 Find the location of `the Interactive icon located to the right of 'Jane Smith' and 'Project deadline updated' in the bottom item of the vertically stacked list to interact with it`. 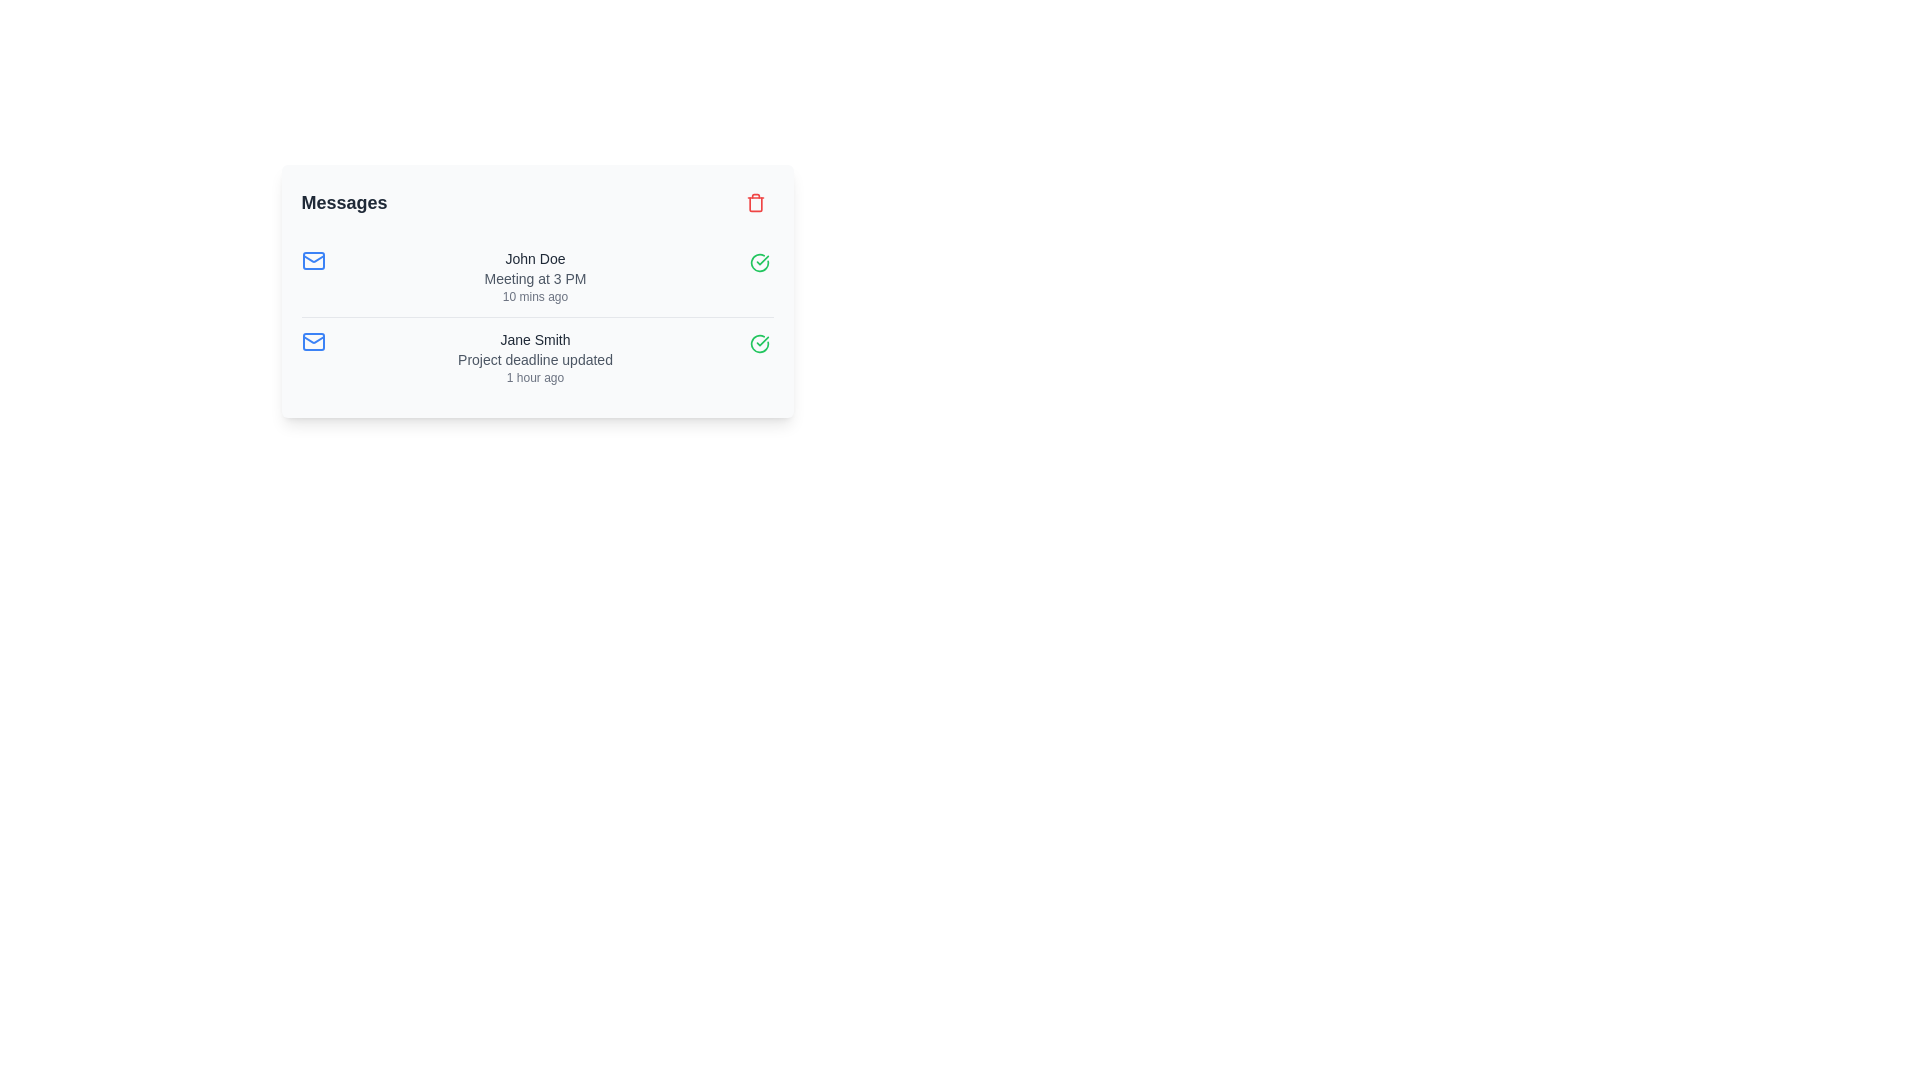

the Interactive icon located to the right of 'Jane Smith' and 'Project deadline updated' in the bottom item of the vertically stacked list to interact with it is located at coordinates (758, 342).